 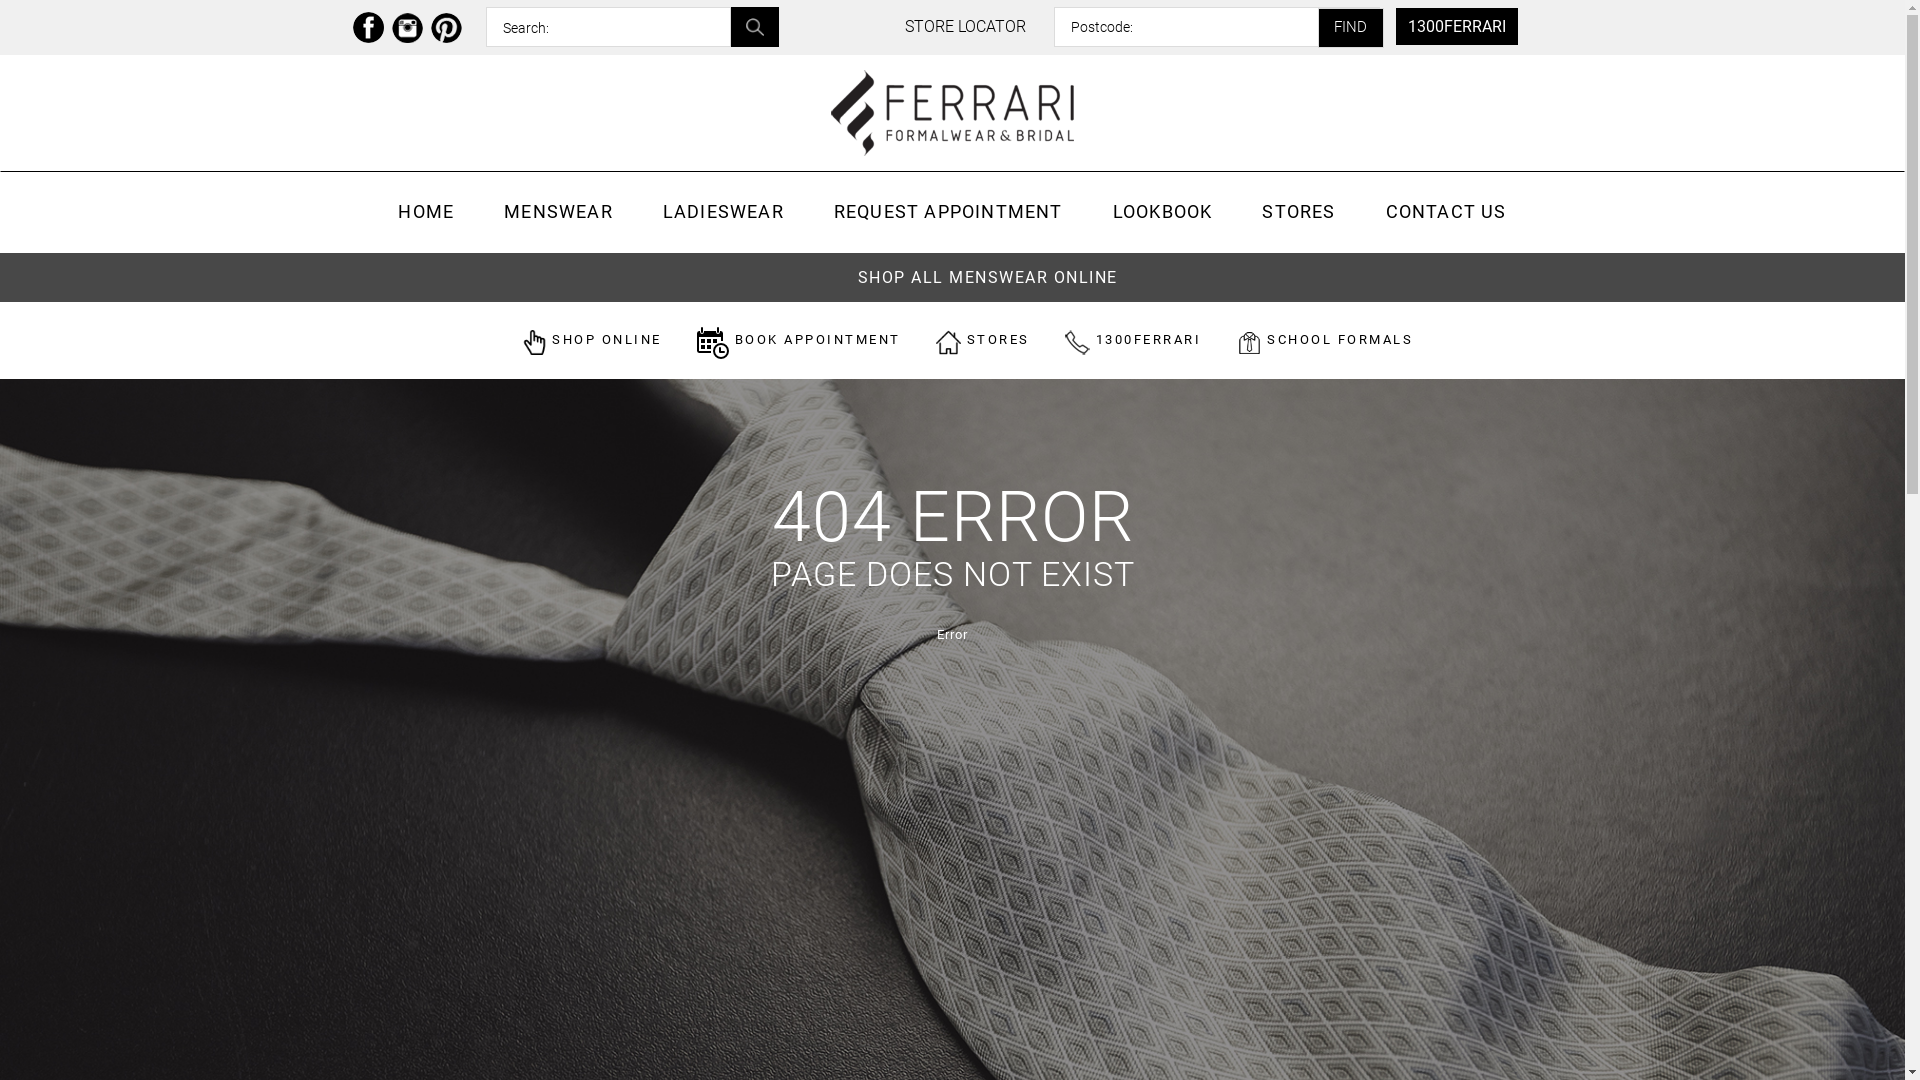 I want to click on 'STORES', so click(x=905, y=338).